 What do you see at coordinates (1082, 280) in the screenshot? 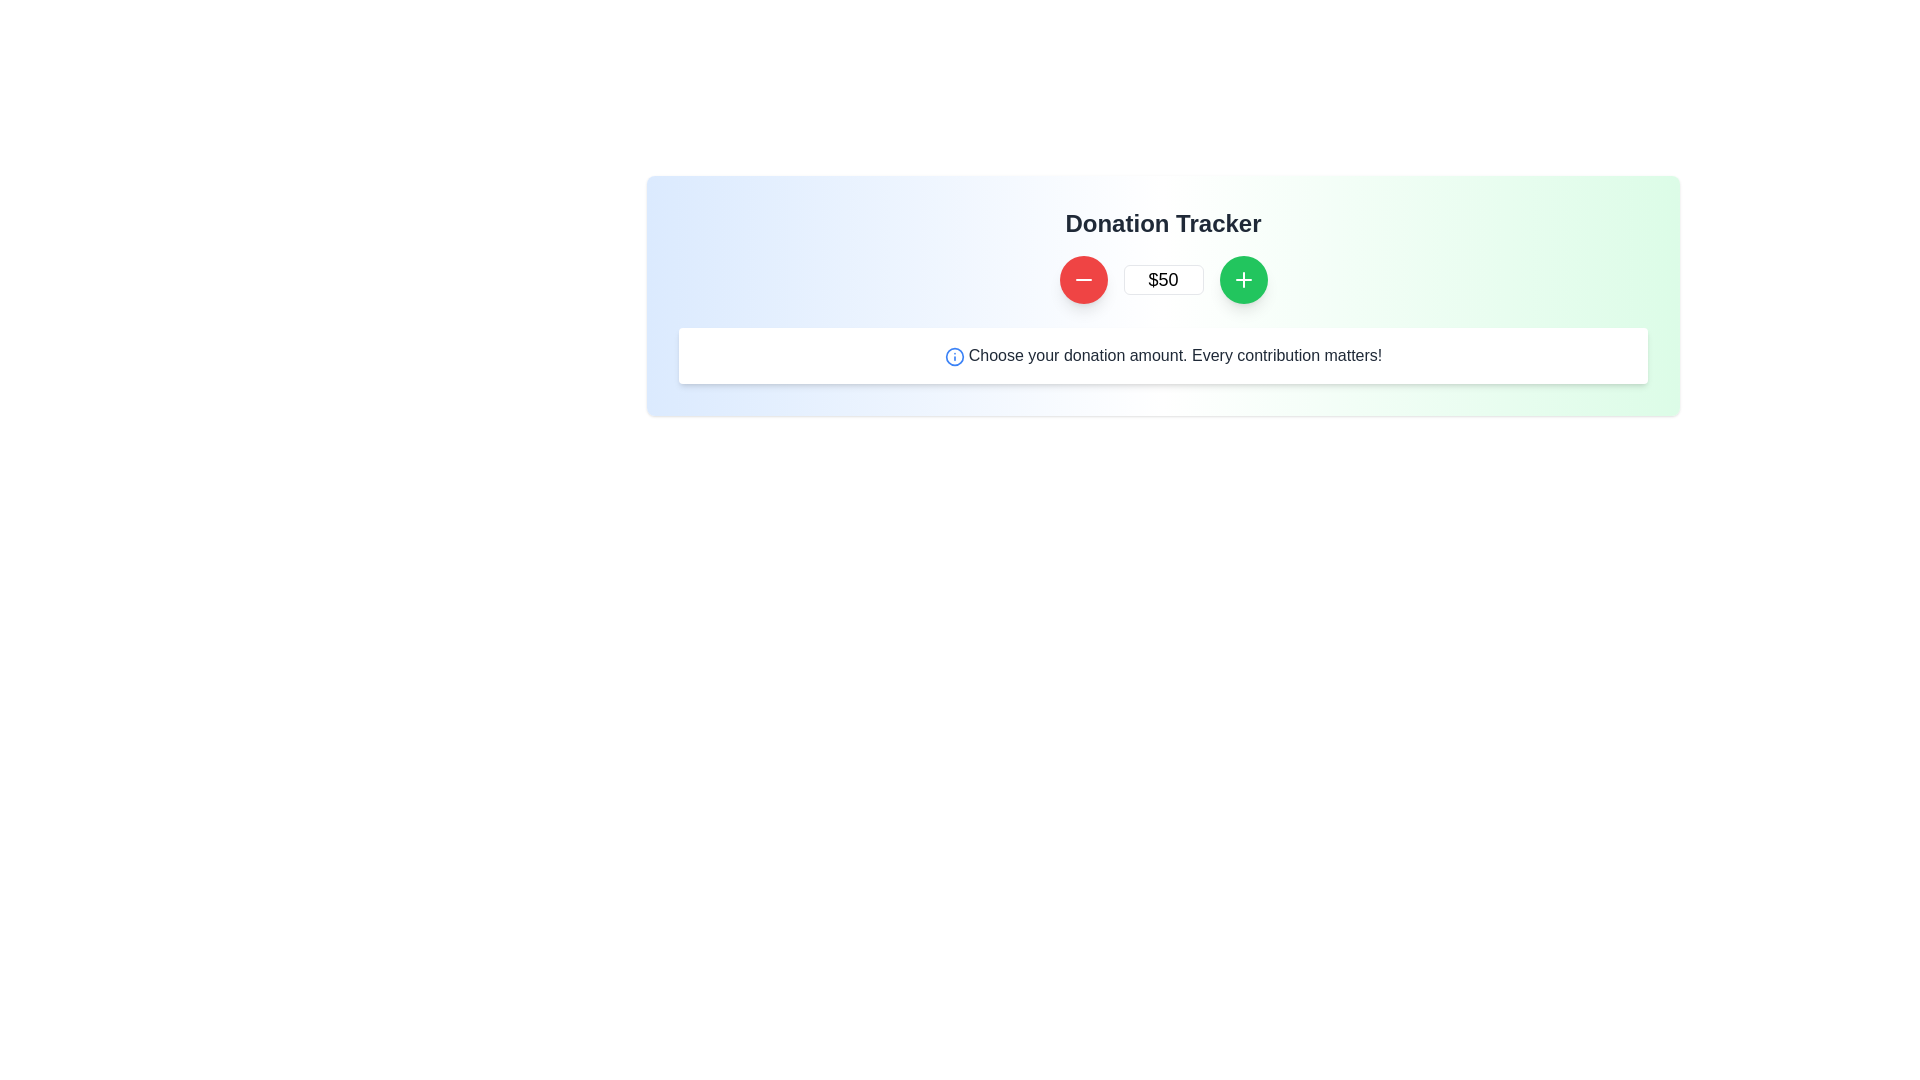
I see `the minus icon, which is a bold horizontal line centered within a red circular button, to decrement the value` at bounding box center [1082, 280].